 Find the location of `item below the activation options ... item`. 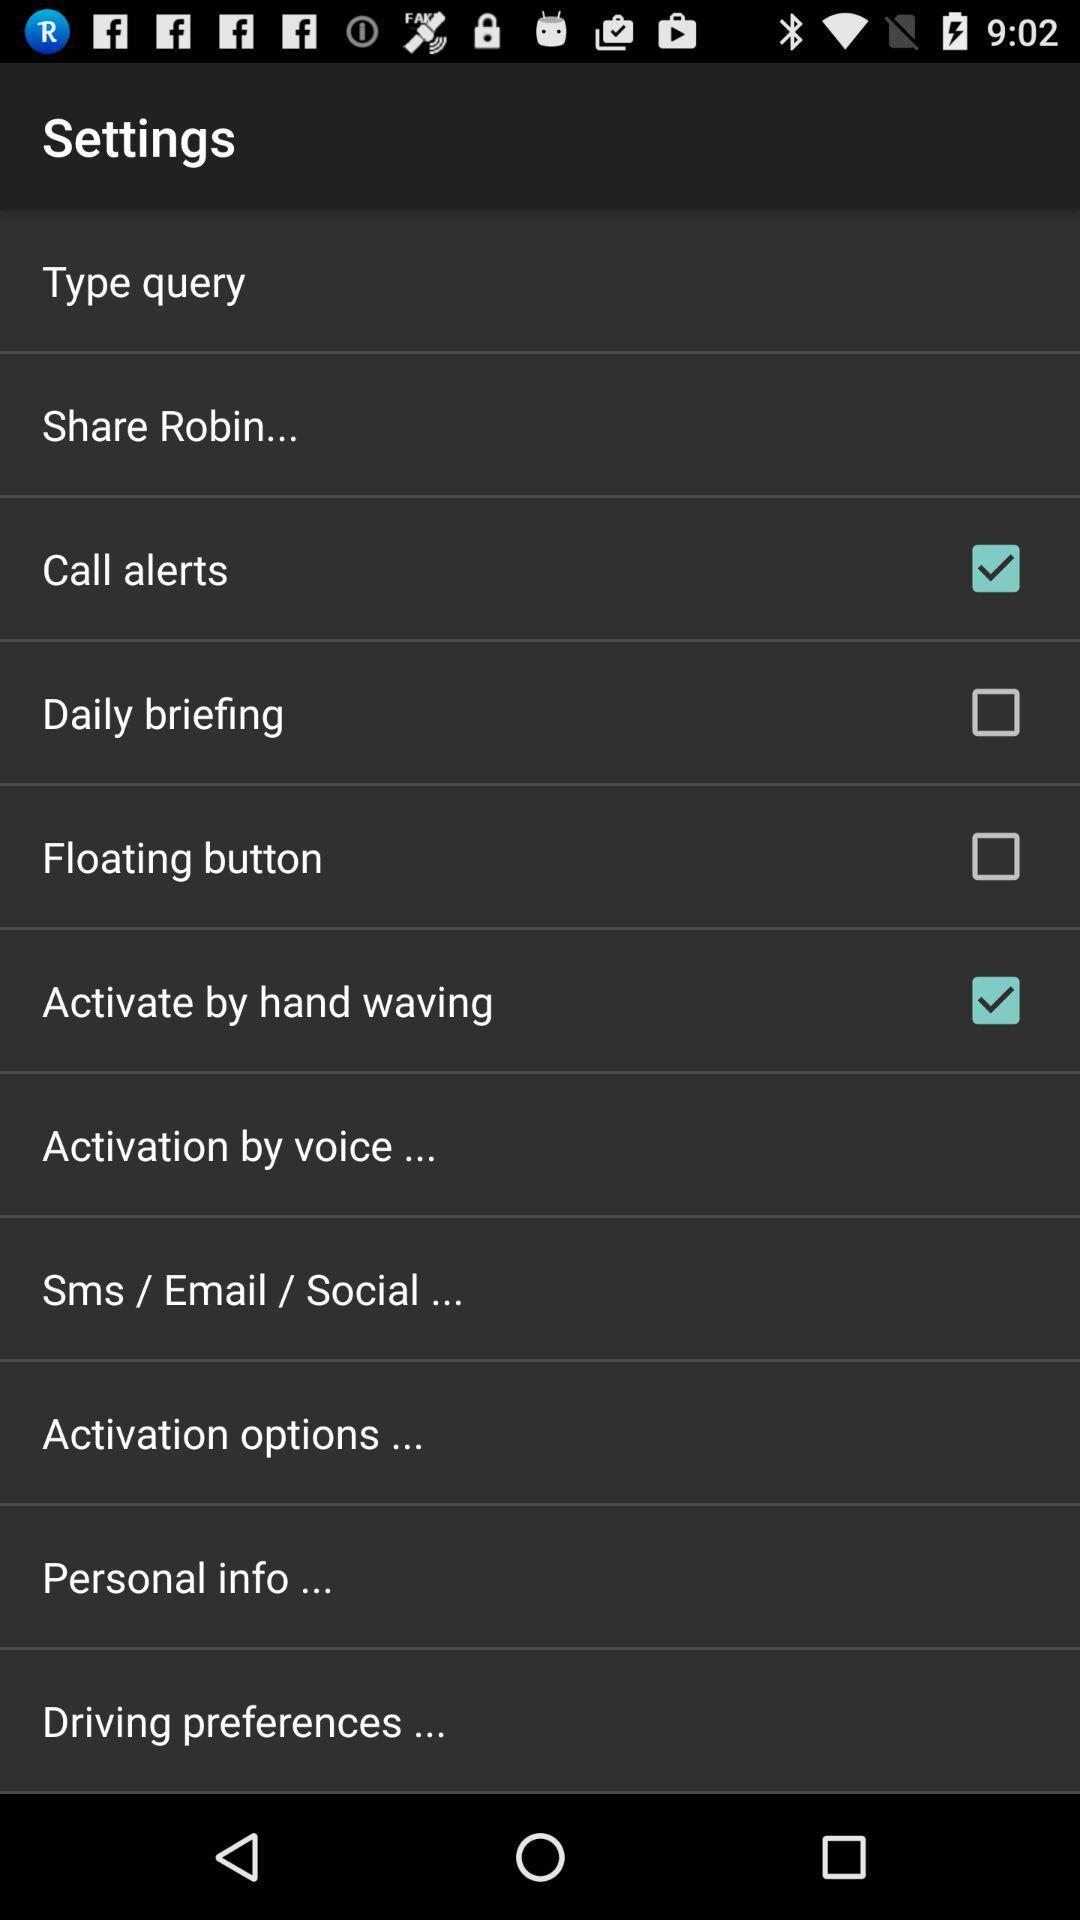

item below the activation options ... item is located at coordinates (187, 1575).